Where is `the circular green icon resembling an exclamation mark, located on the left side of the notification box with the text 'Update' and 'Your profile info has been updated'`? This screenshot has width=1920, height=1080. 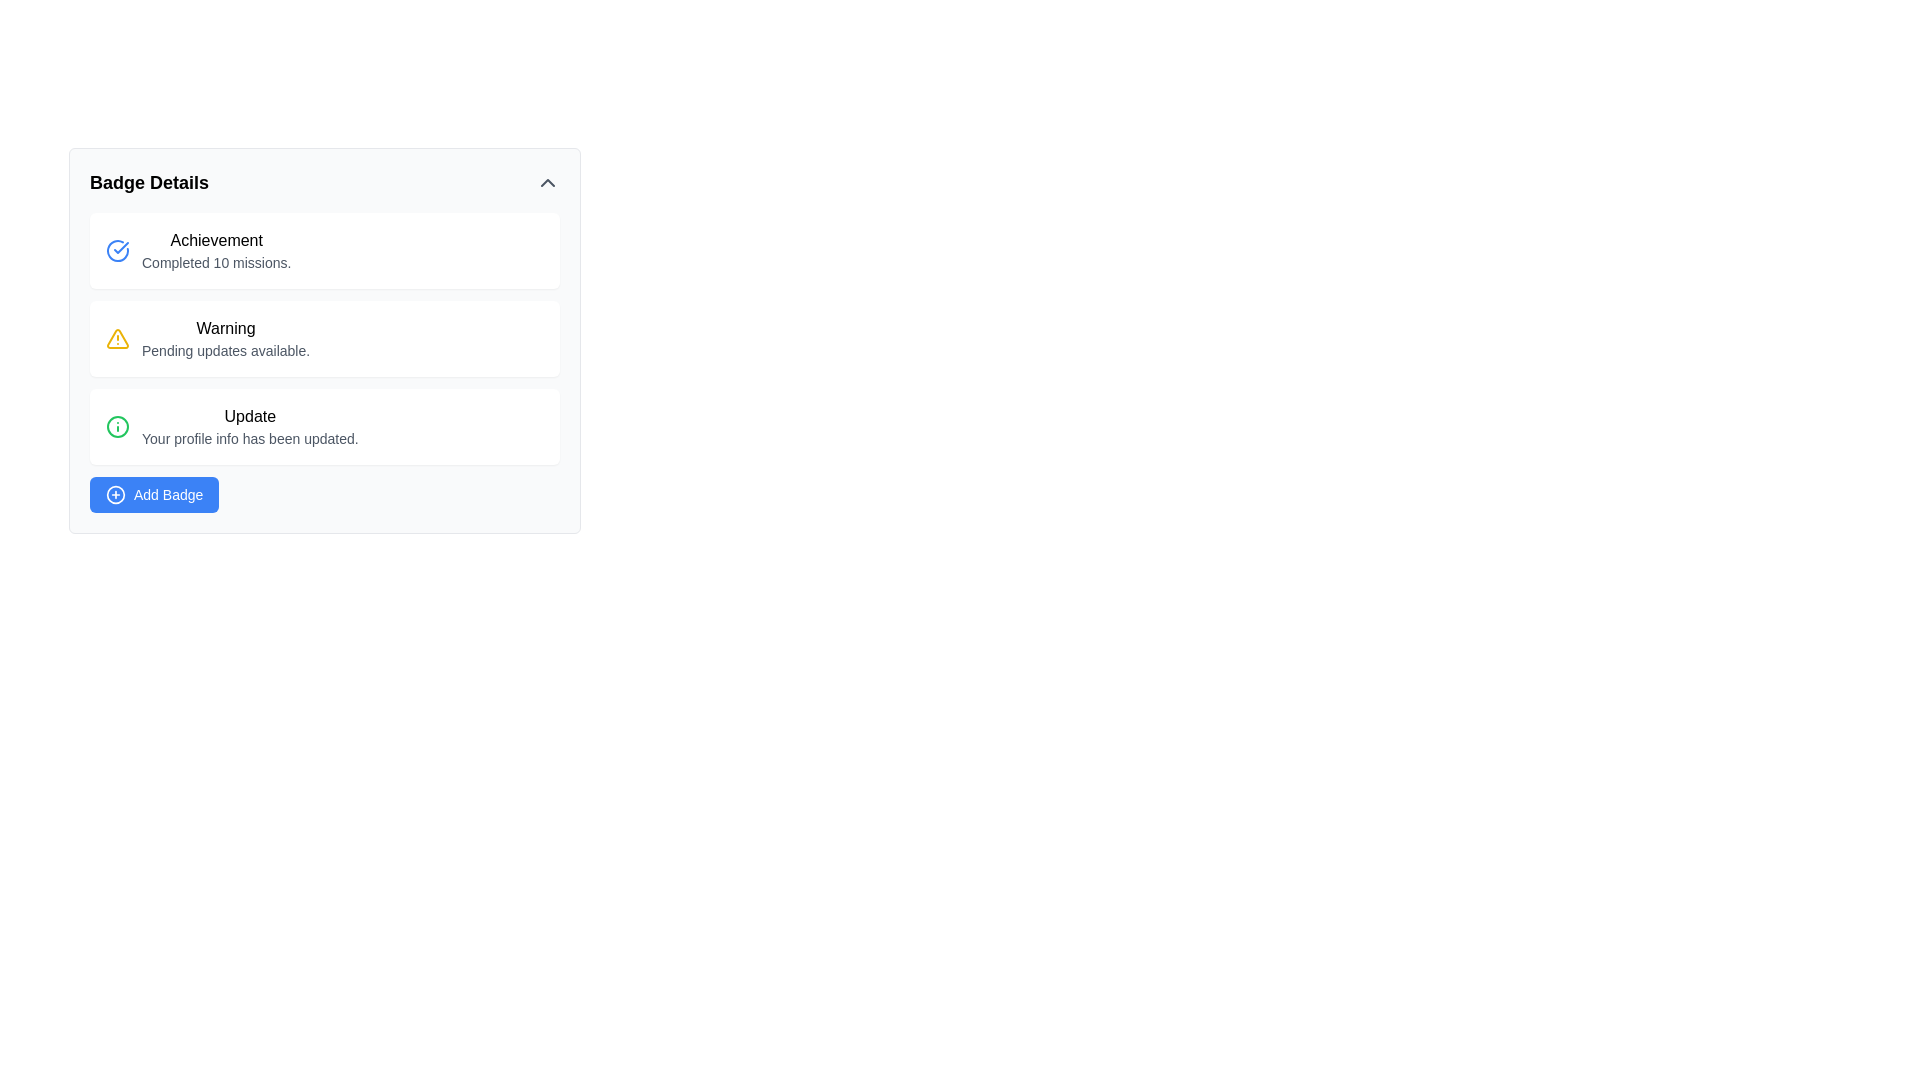
the circular green icon resembling an exclamation mark, located on the left side of the notification box with the text 'Update' and 'Your profile info has been updated' is located at coordinates (117, 426).